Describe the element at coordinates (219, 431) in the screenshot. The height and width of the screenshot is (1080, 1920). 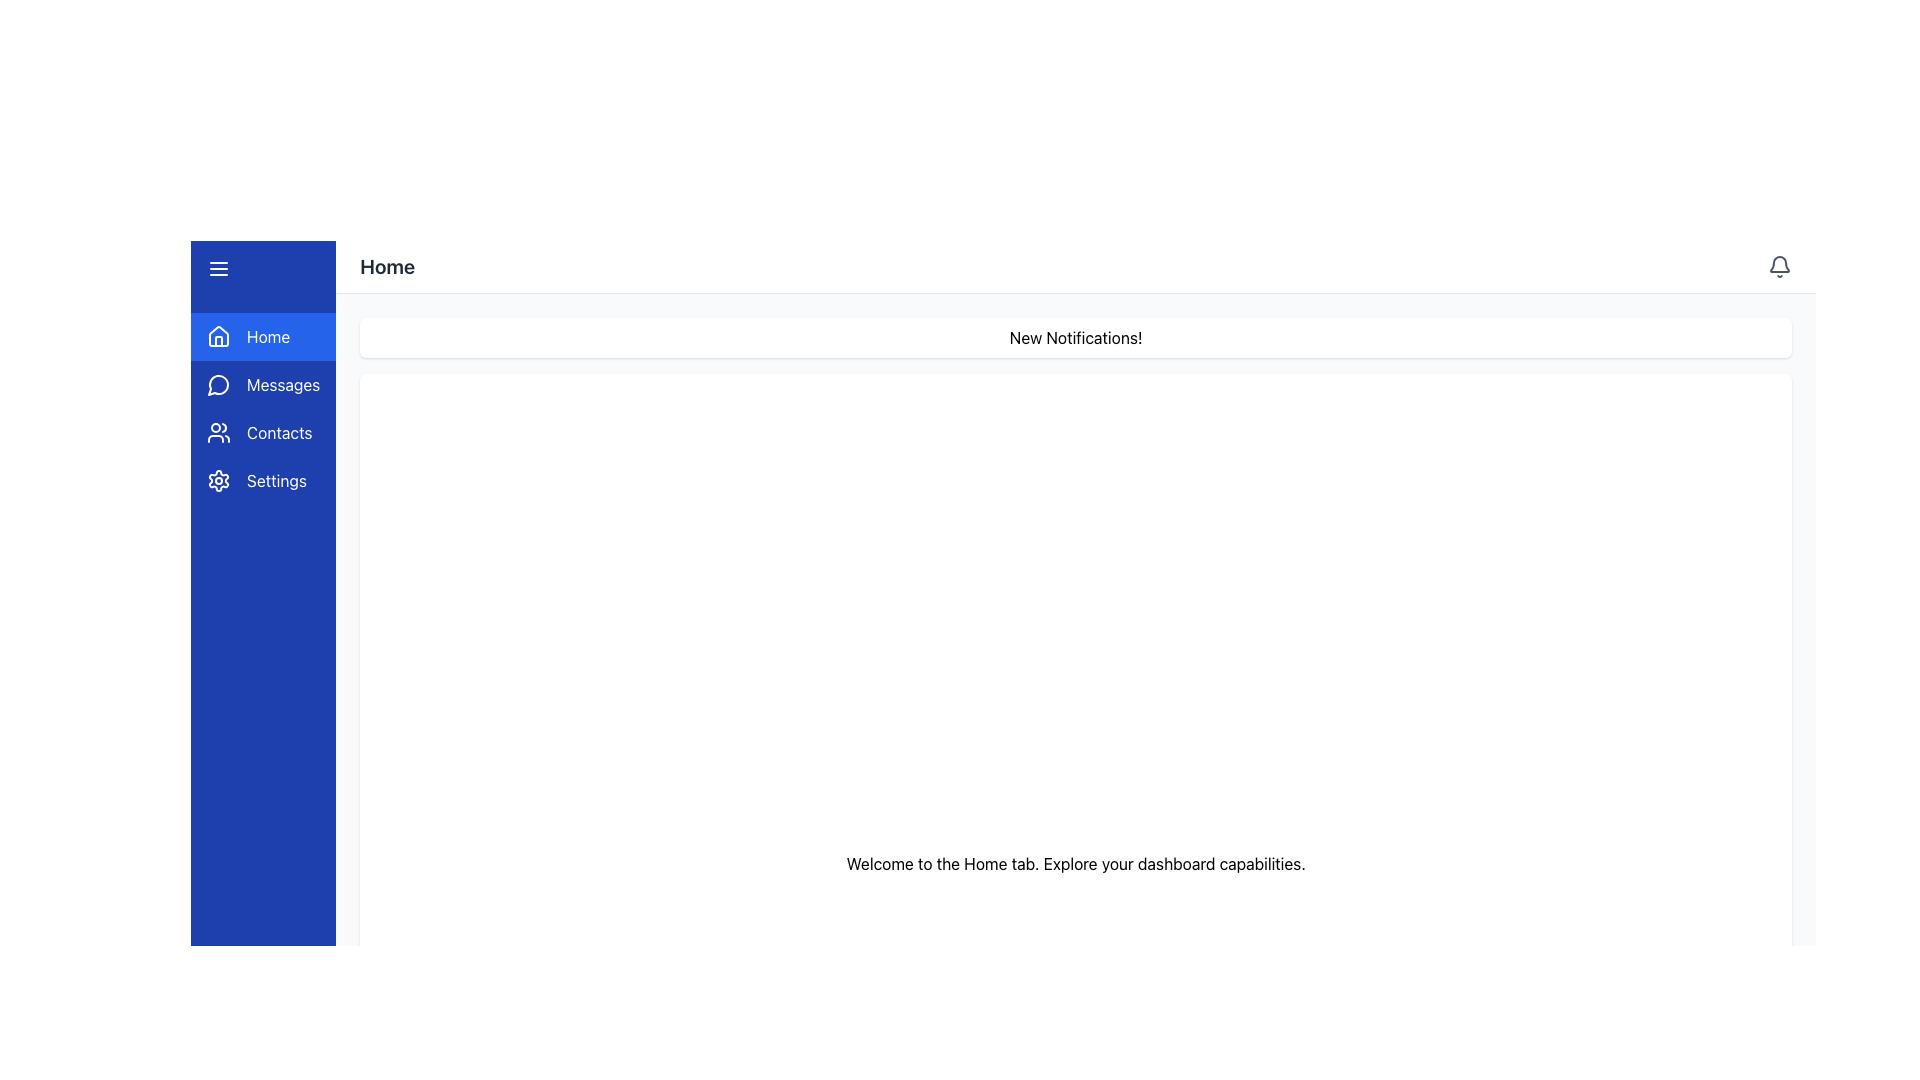
I see `the 'Contacts' icon button located in the vertical navigation panel on the left side of the interface` at that location.